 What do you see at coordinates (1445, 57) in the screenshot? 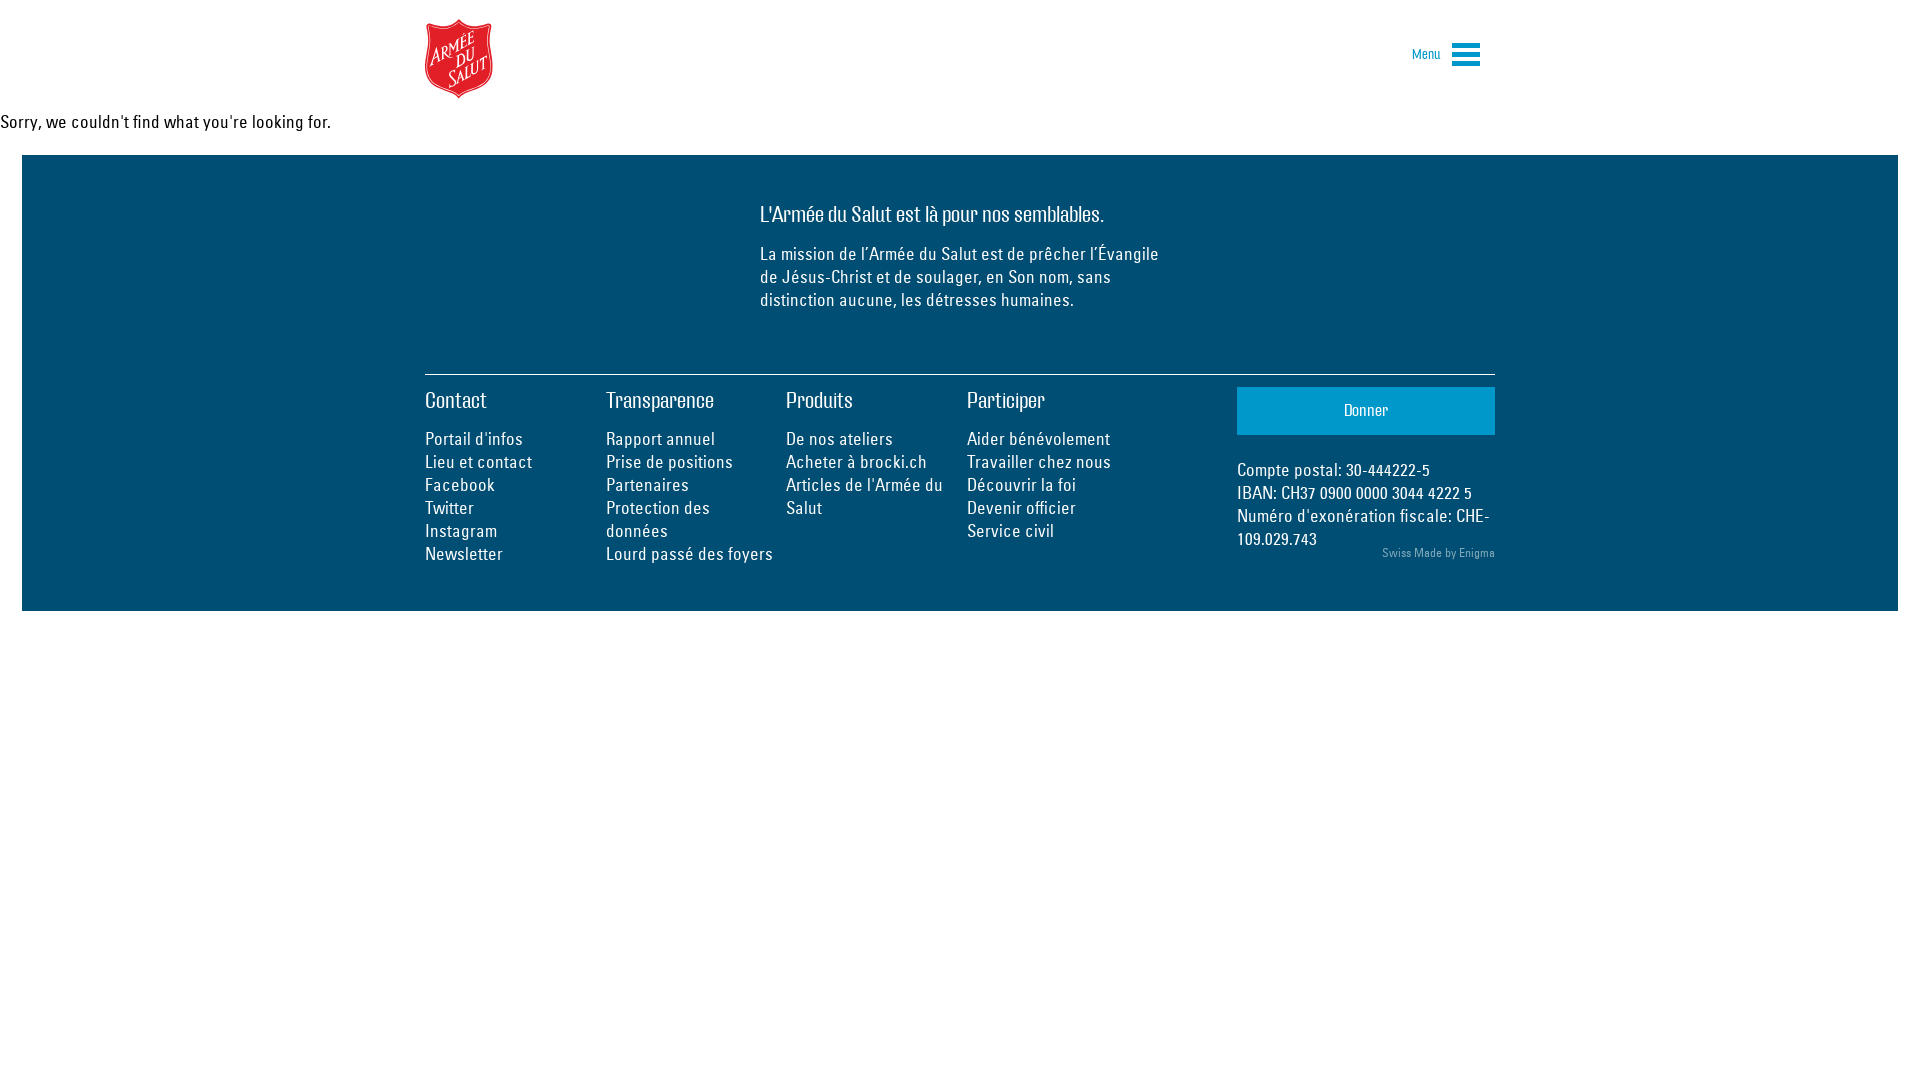
I see `'Menu'` at bounding box center [1445, 57].